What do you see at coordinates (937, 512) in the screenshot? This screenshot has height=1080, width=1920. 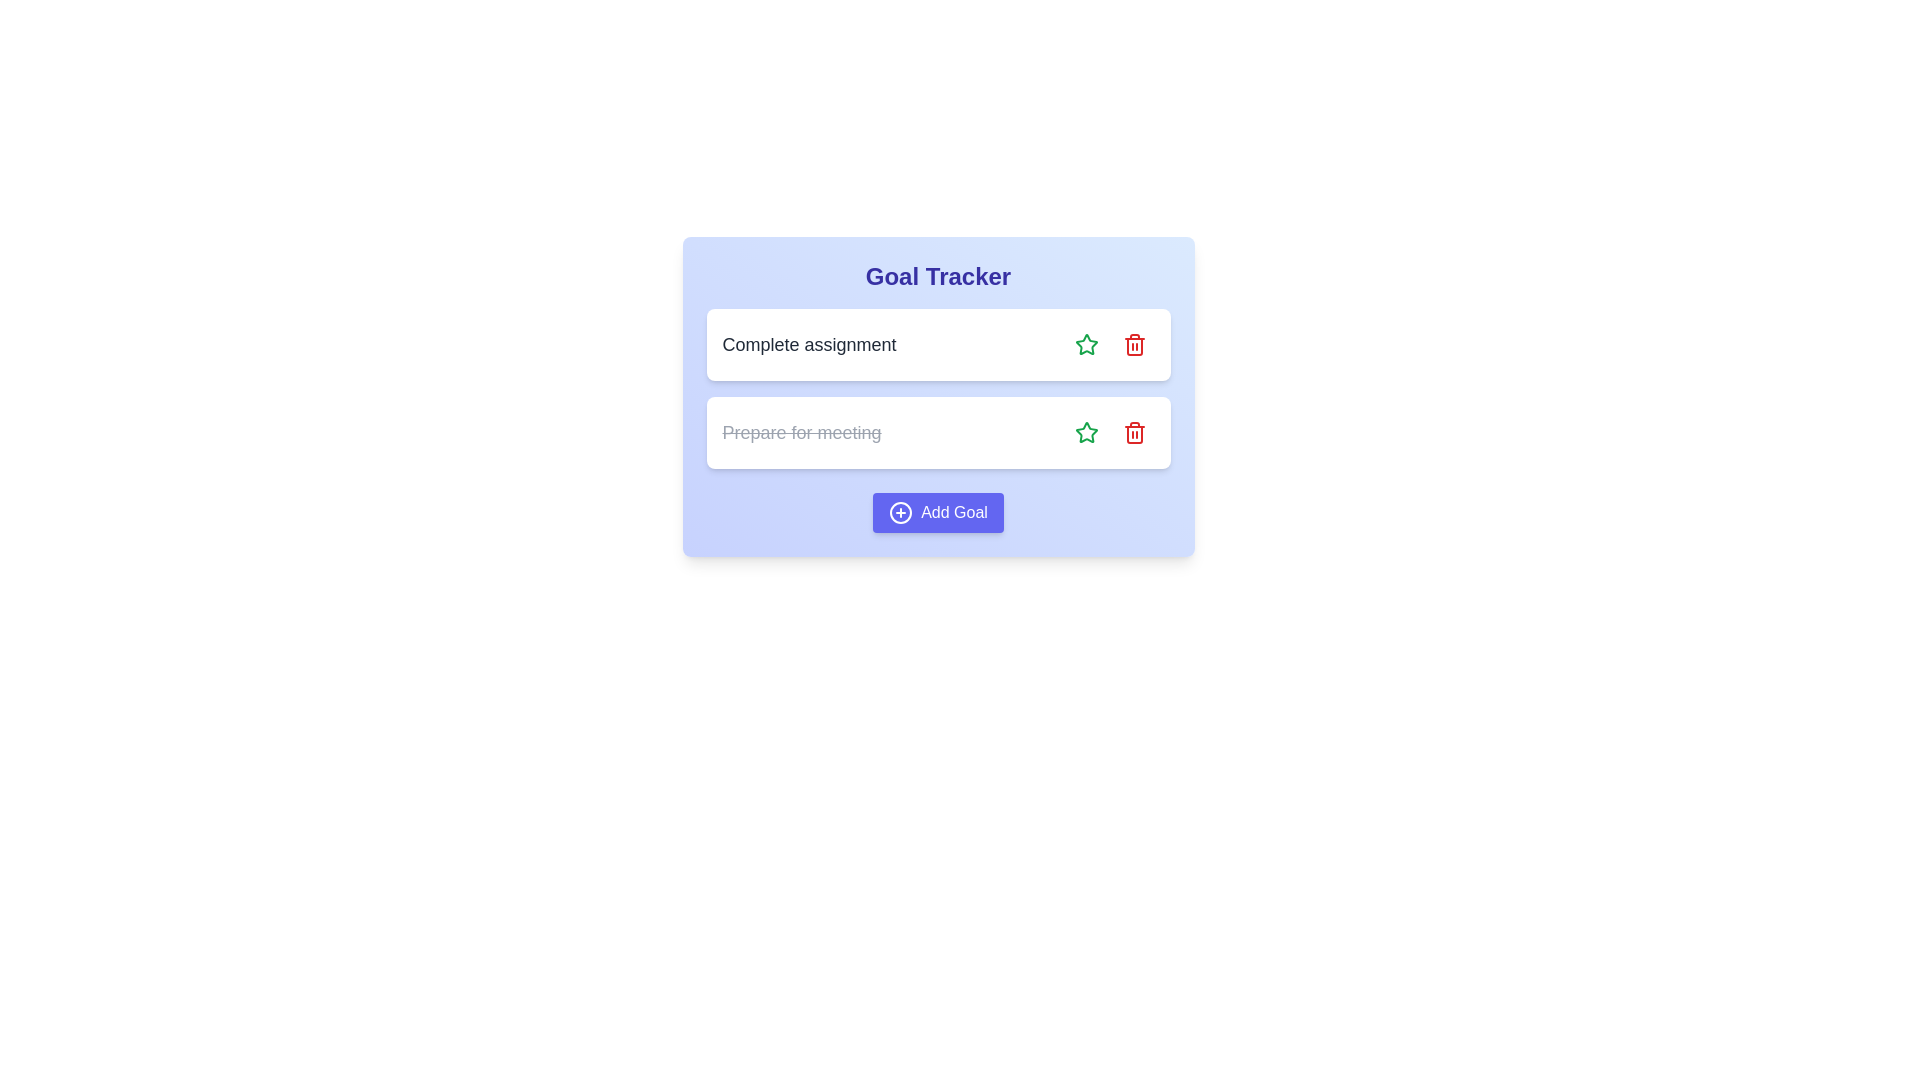 I see `the 'Add Goal' button, which is a rectangular button with a rounded outline, purple-indigo background, and white text, located at the bottom center of the 'Goal Tracker' card` at bounding box center [937, 512].